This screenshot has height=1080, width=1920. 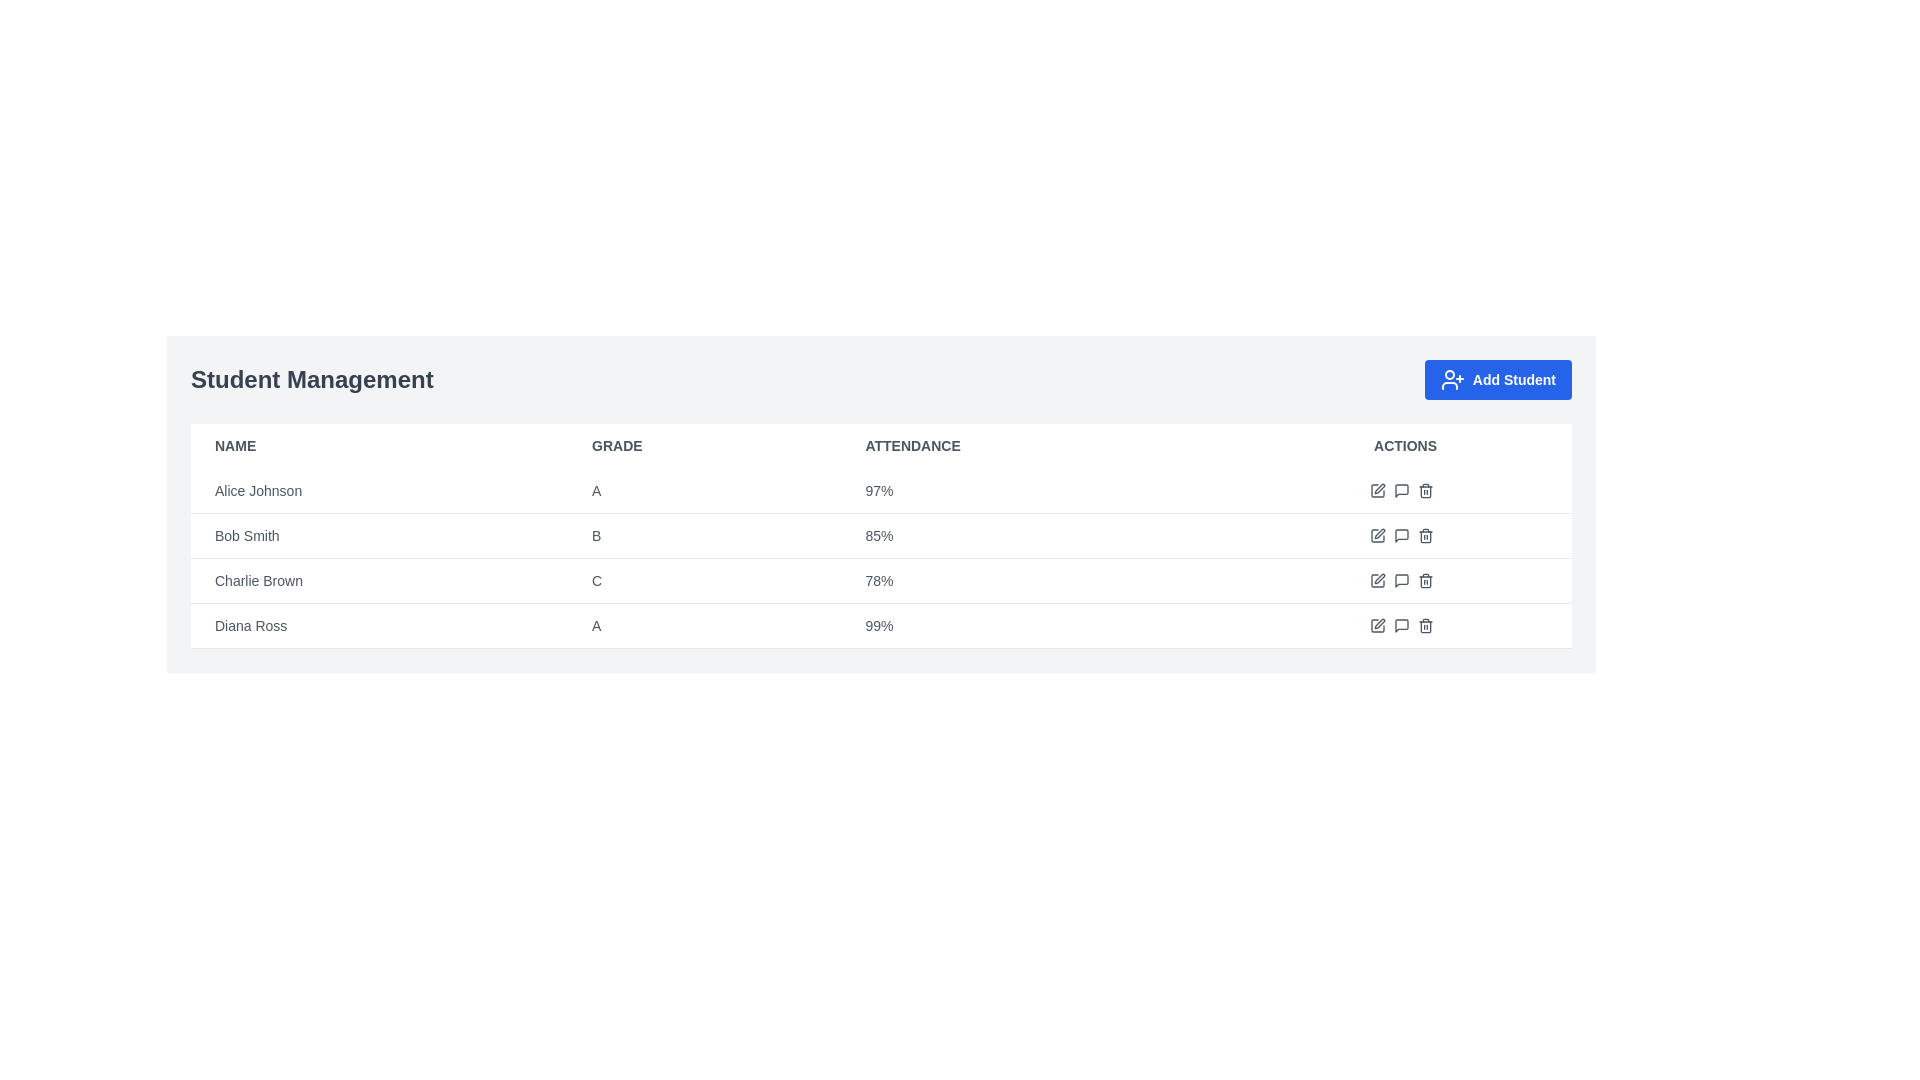 I want to click on the speech bubble icon in the 'Actions' column for 'Charlie Brown', so click(x=1400, y=581).